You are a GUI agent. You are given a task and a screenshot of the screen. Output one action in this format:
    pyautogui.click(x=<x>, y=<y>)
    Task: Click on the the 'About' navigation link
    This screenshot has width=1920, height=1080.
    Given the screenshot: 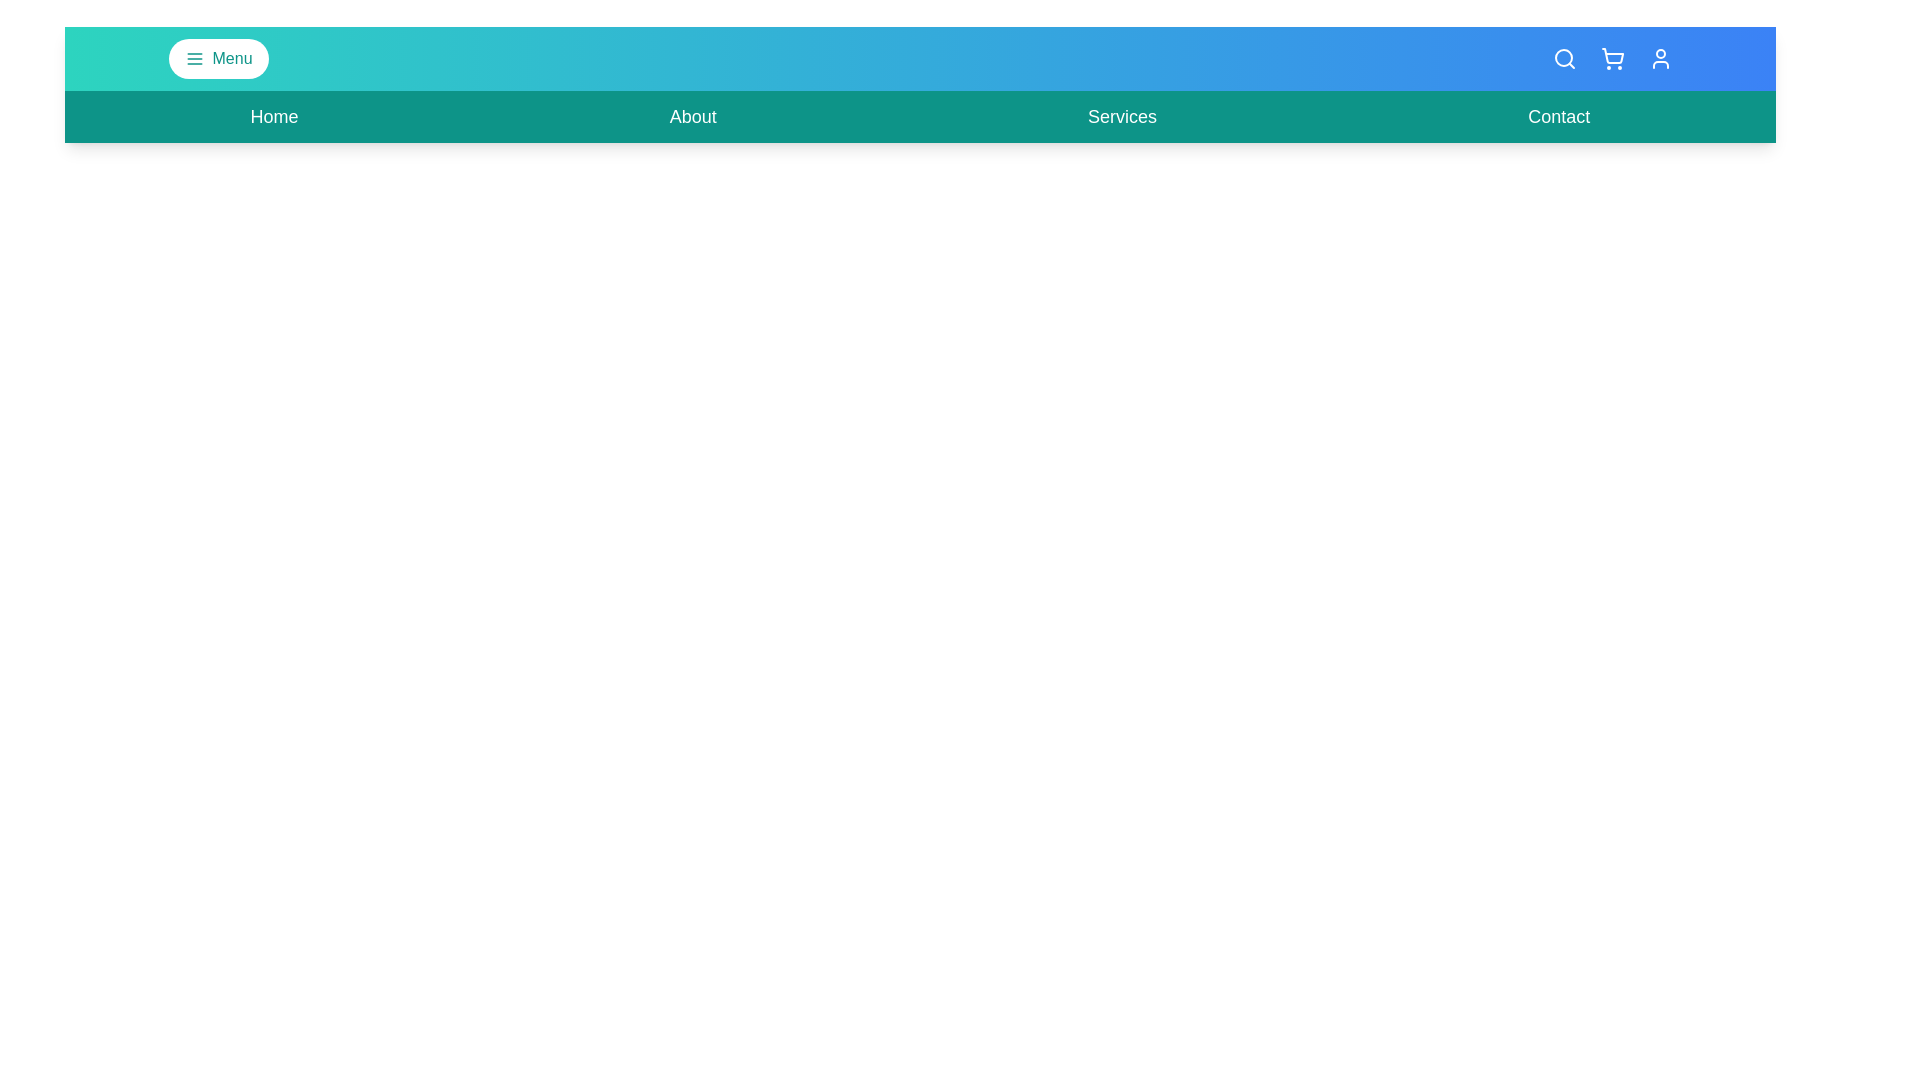 What is the action you would take?
    pyautogui.click(x=692, y=116)
    